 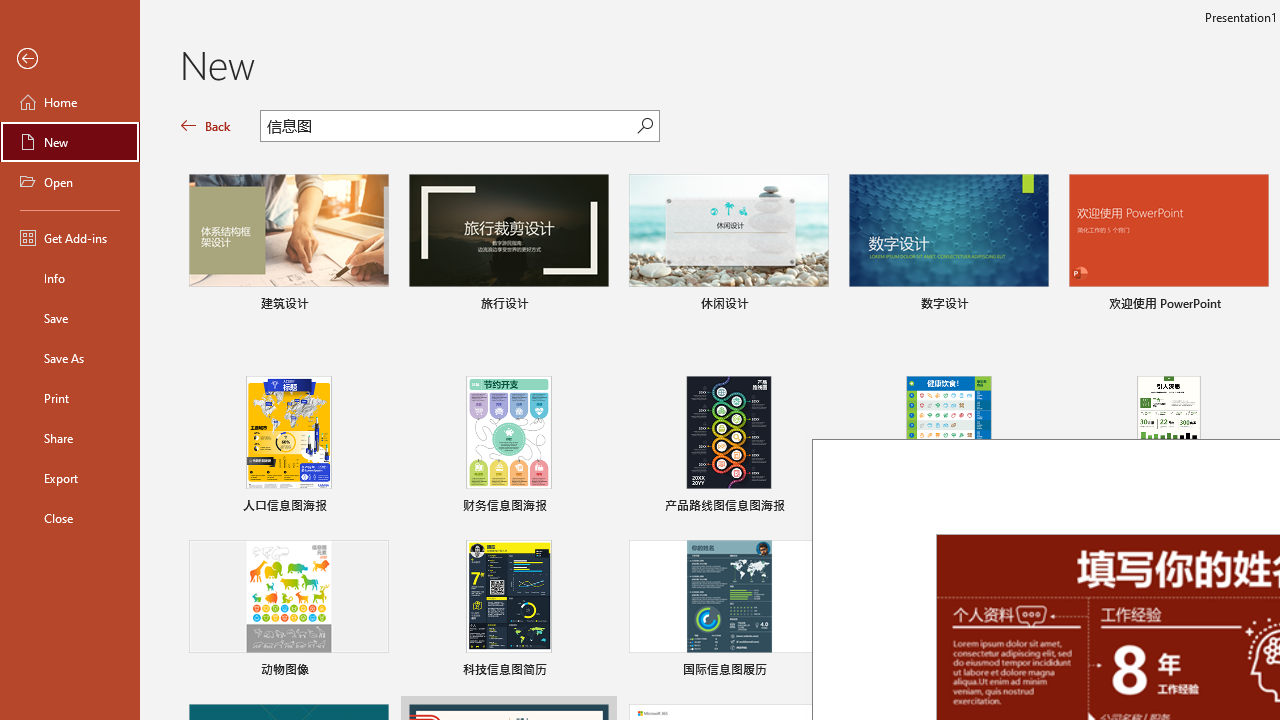 What do you see at coordinates (448, 128) in the screenshot?
I see `'Search for online templates and themes'` at bounding box center [448, 128].